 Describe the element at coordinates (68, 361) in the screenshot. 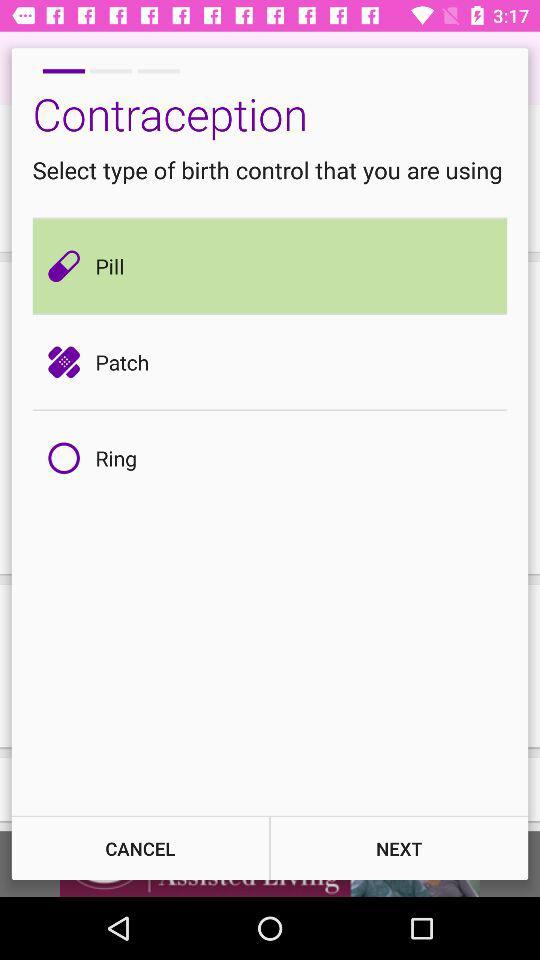

I see `the patch icon` at that location.